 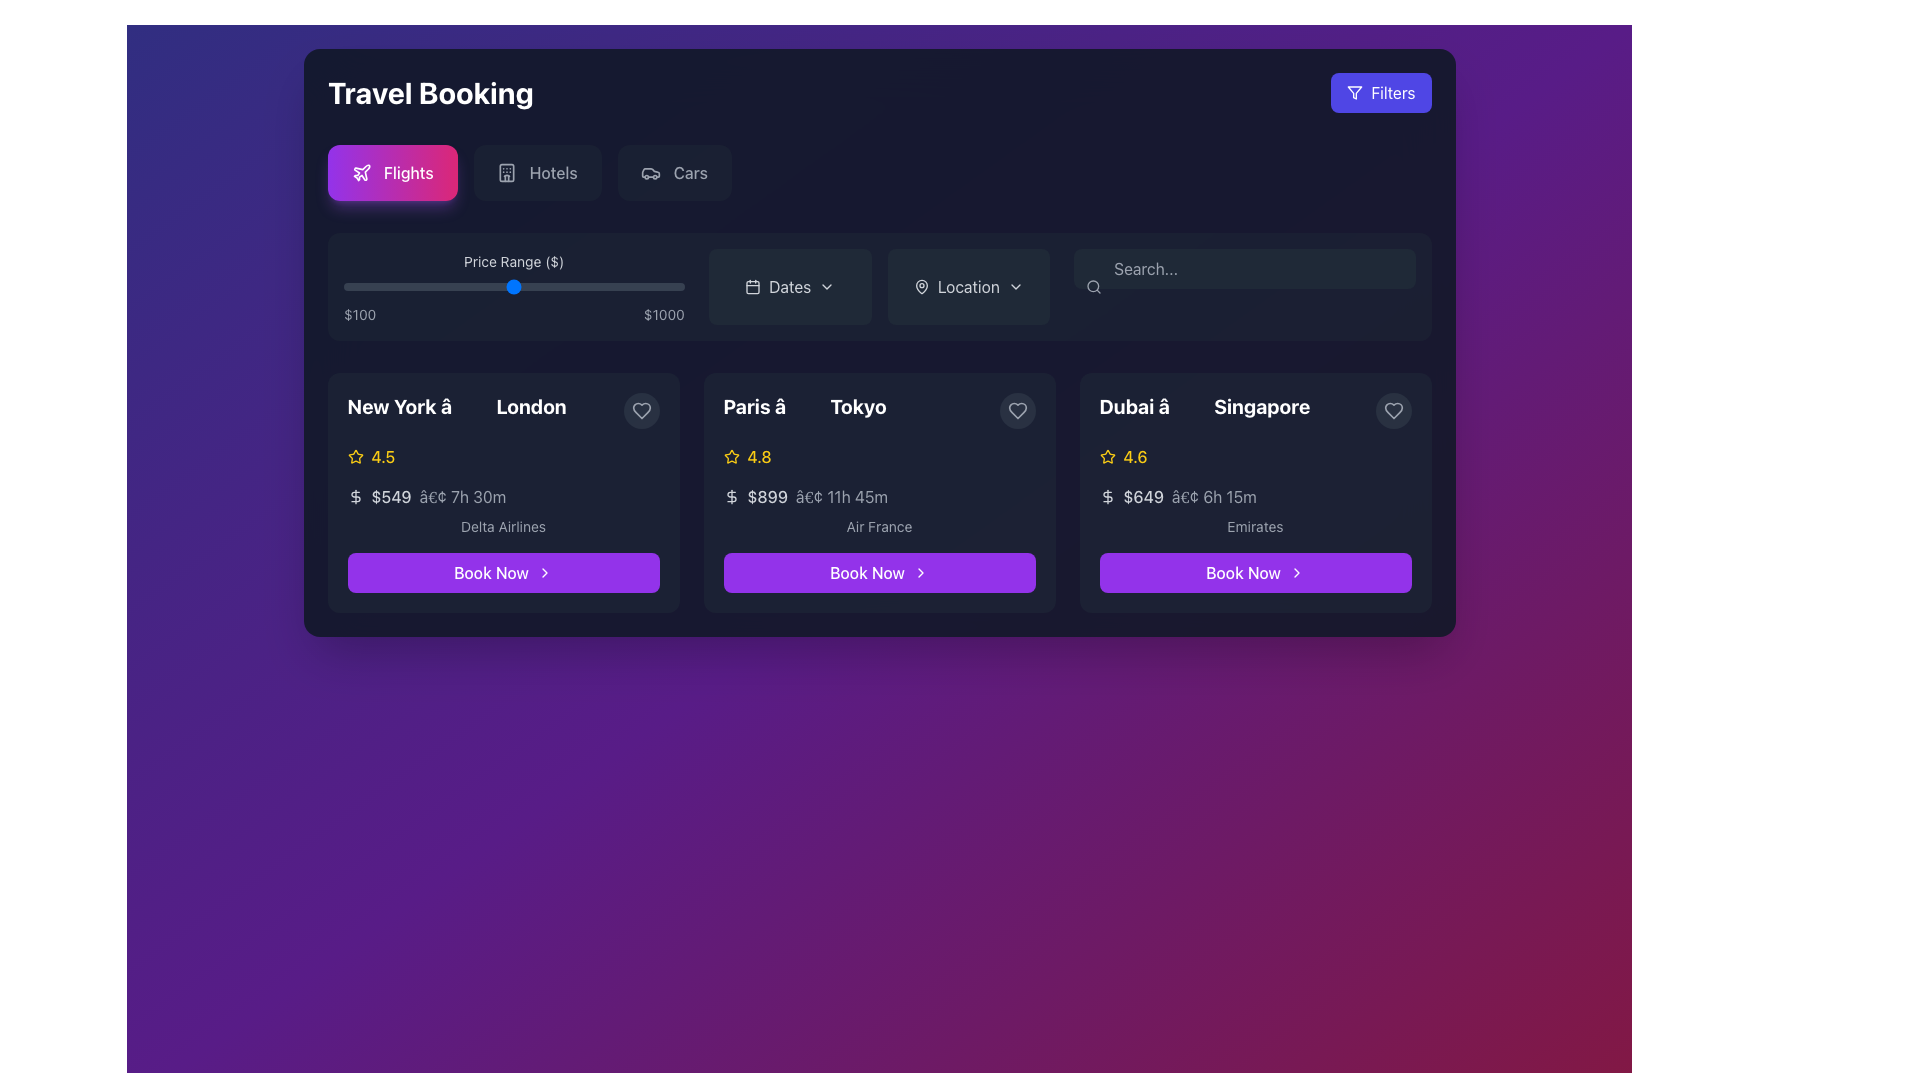 I want to click on the text label displaying the flight route 'Dubai → Singapore', which is styled in bold white text on a dark background, located at the top of the last flight card on the right-hand side of the UI, so click(x=1254, y=410).